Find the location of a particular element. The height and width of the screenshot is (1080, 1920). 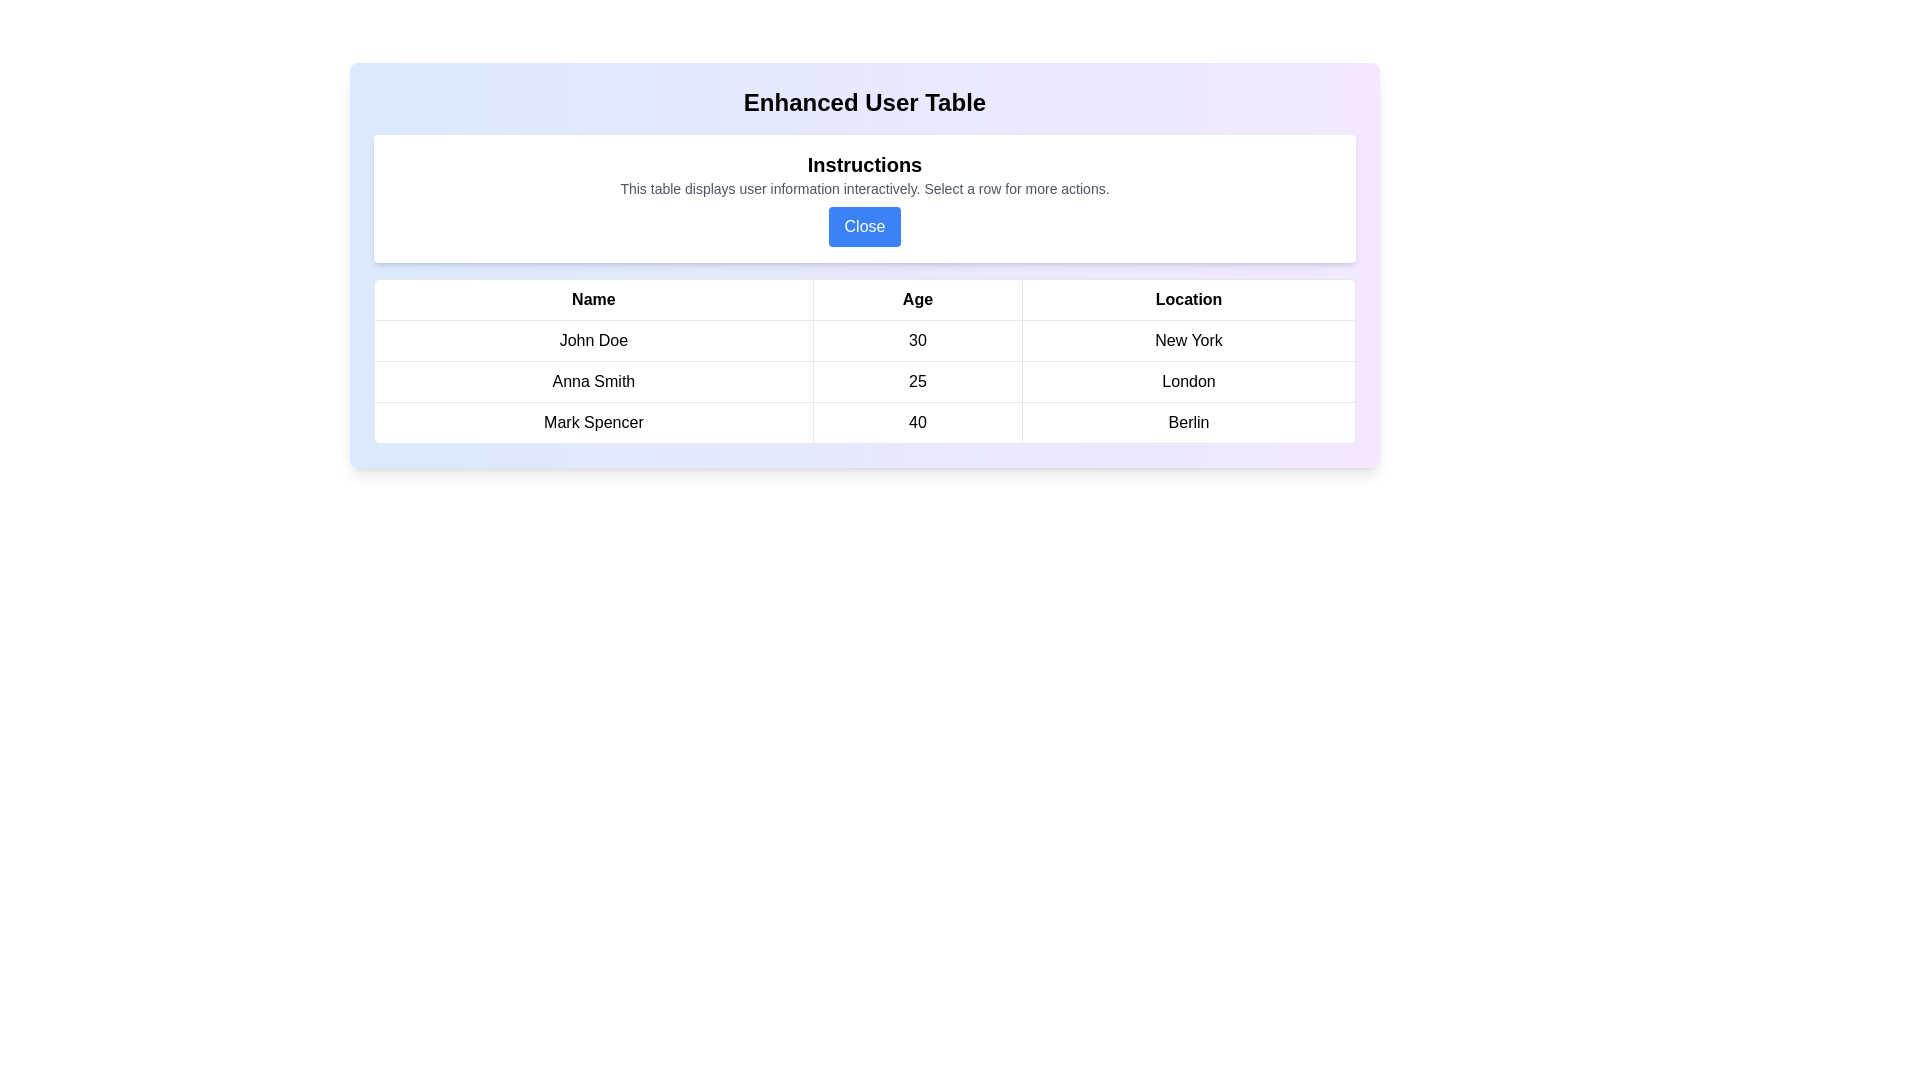

the instructional text element, which is a smaller font size, light gray colored text located below the 'Instructions' heading and above the 'Close' button is located at coordinates (864, 189).